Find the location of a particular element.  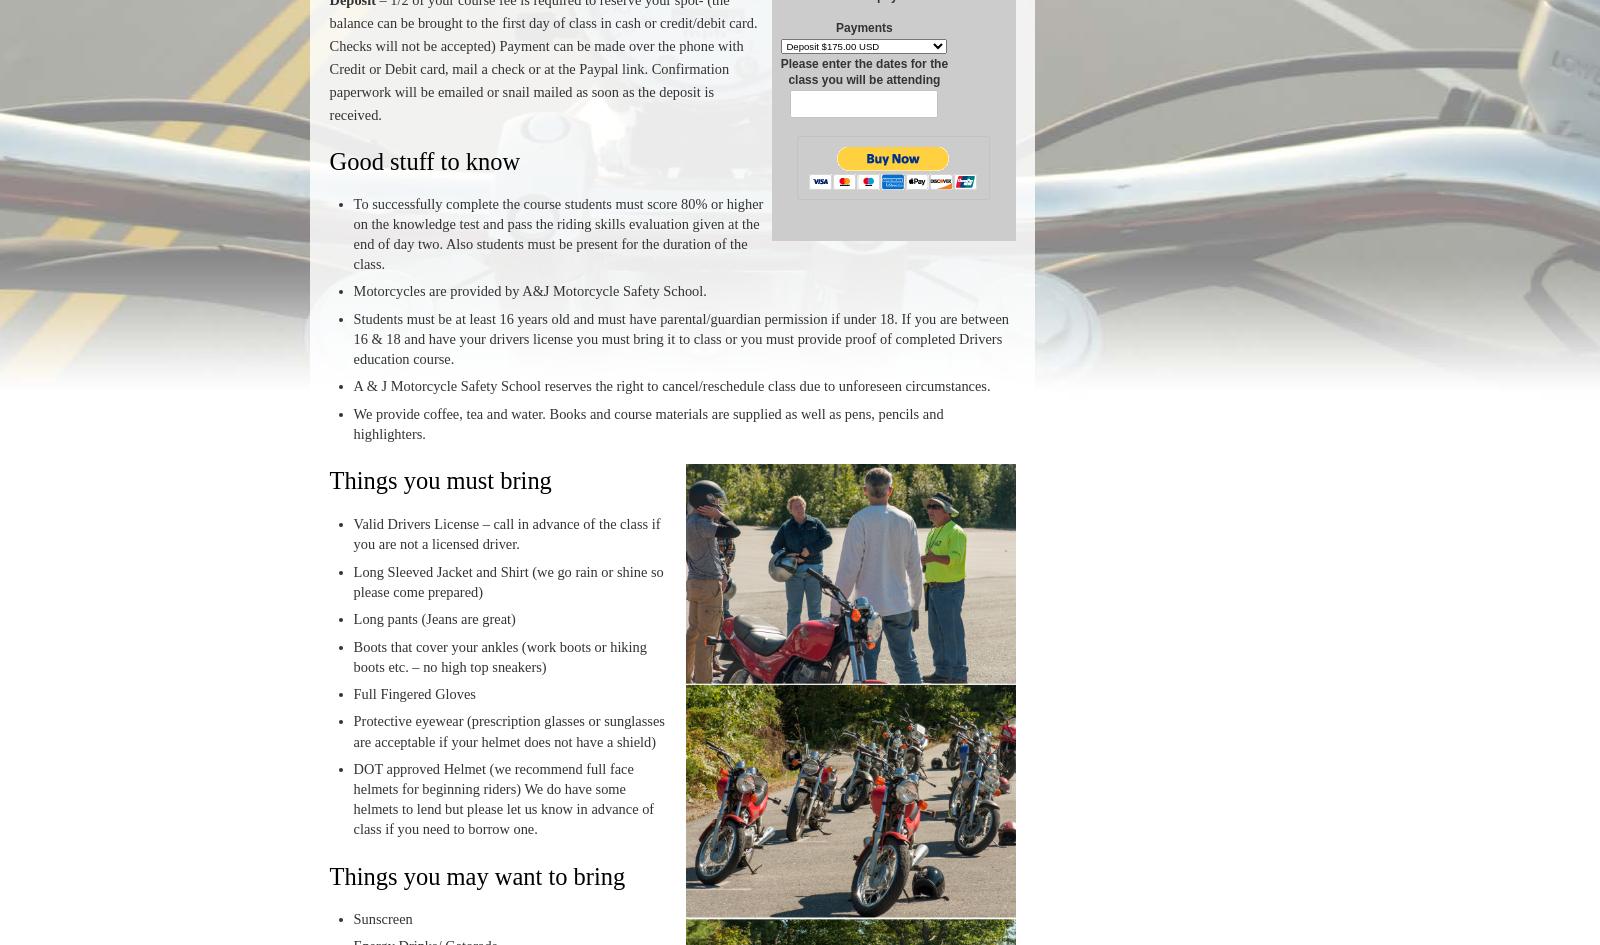

'Boots that cover your ankles (work boots or hiking boots etc. – no high top sneakers)' is located at coordinates (352, 655).